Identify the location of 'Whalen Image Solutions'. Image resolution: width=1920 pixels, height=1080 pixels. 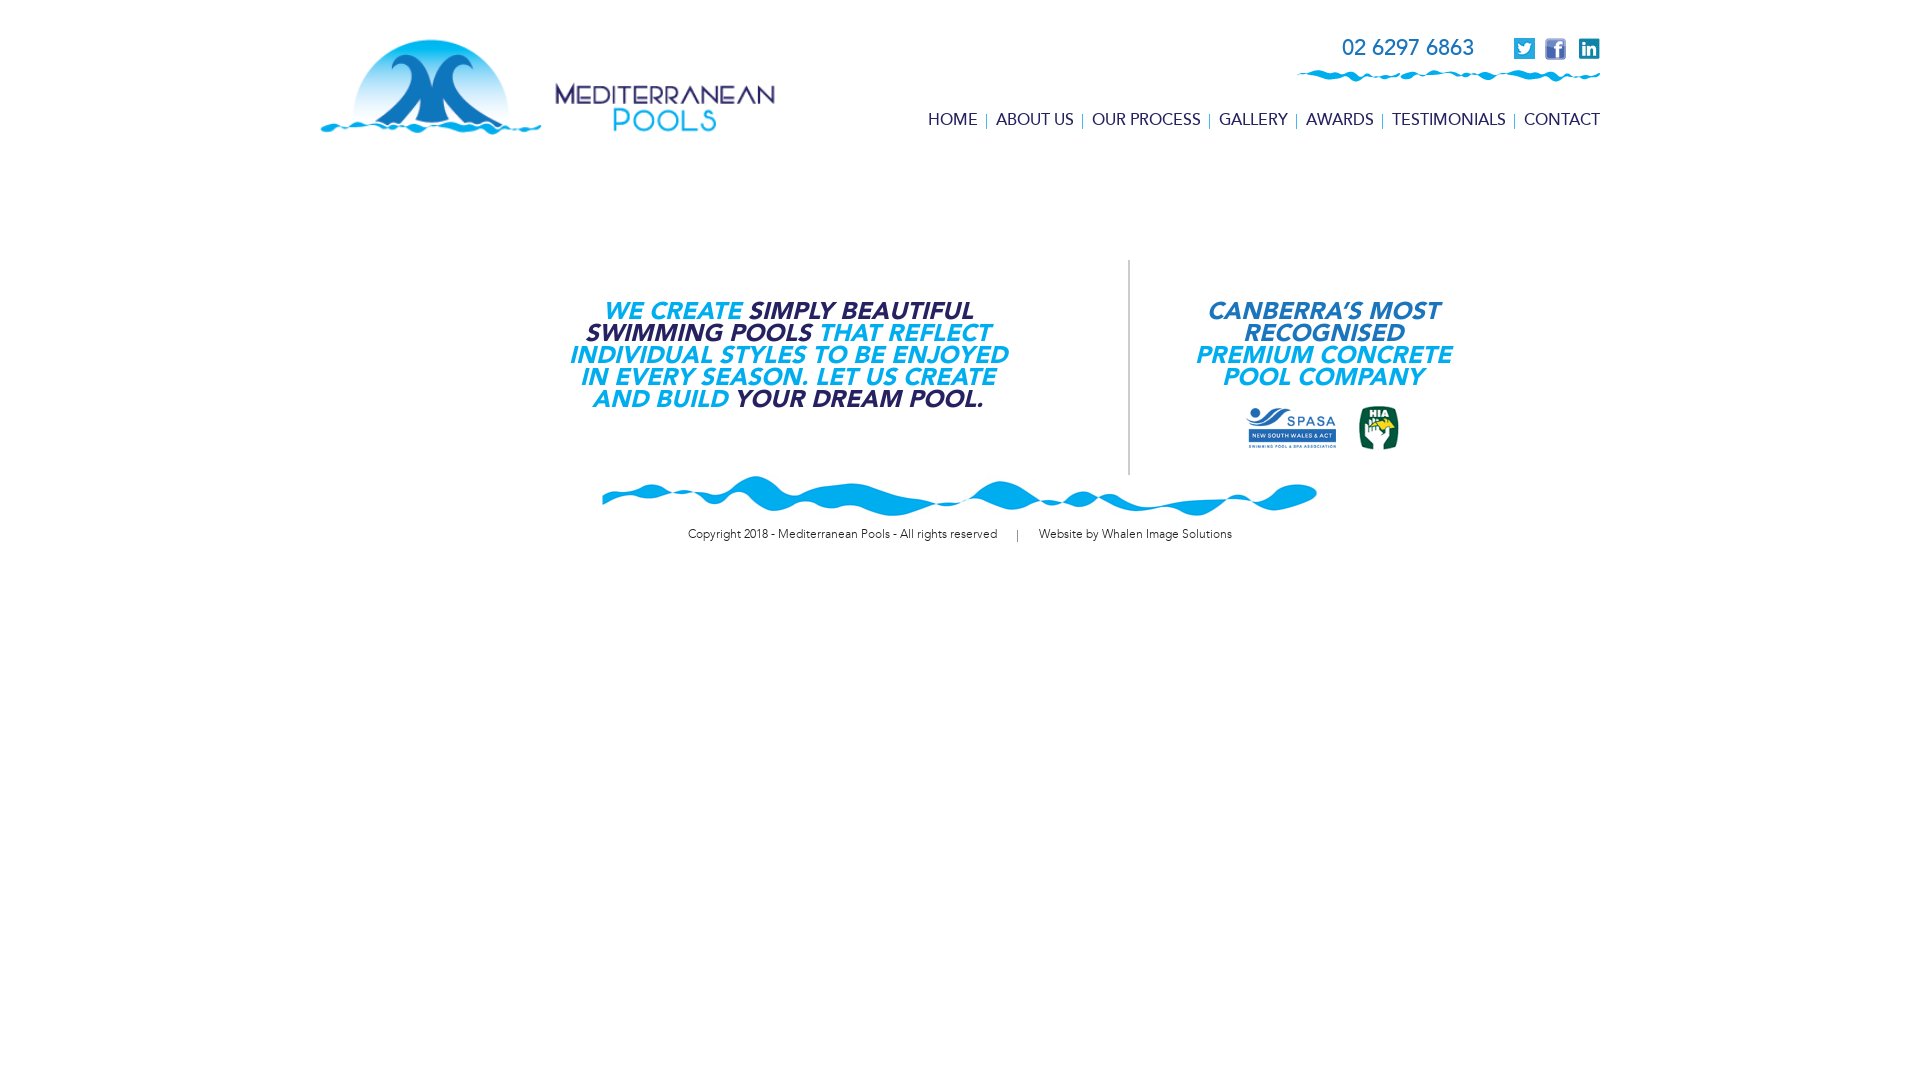
(1101, 532).